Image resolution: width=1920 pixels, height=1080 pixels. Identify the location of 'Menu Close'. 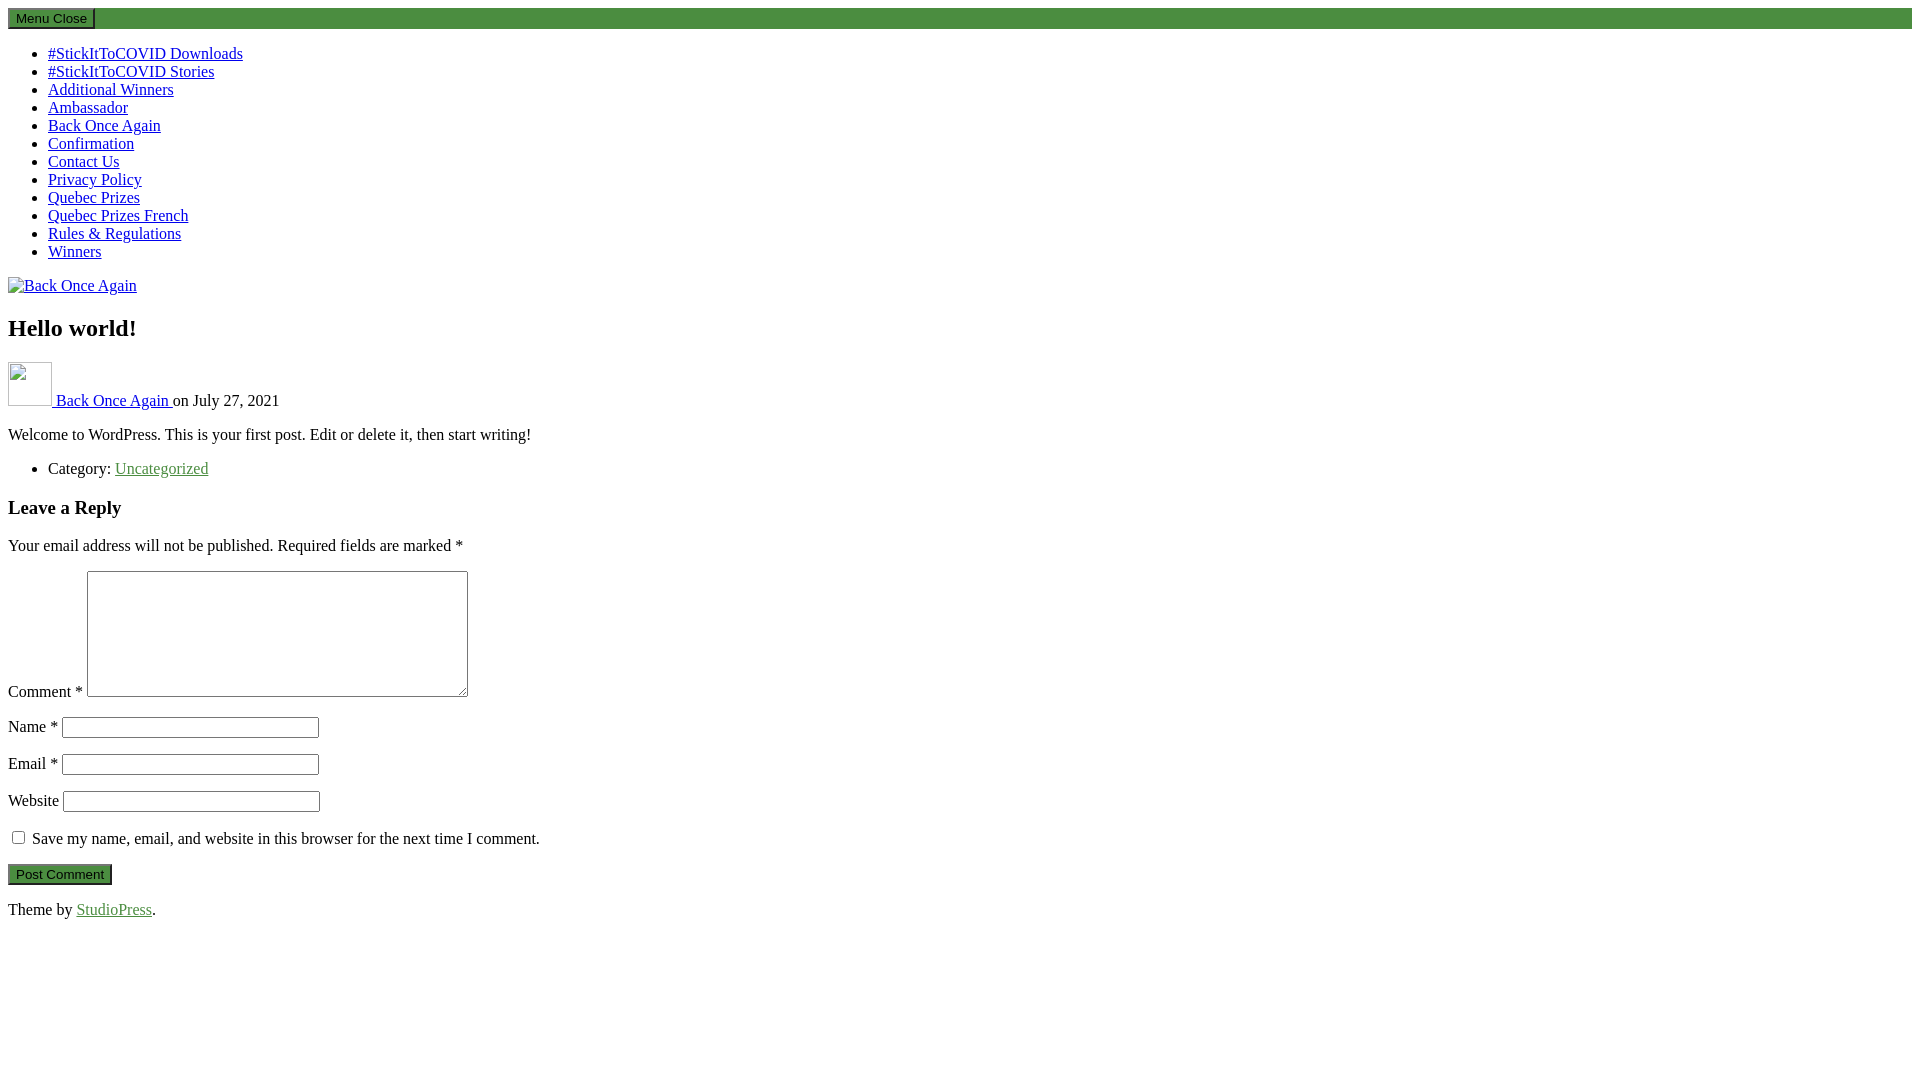
(51, 18).